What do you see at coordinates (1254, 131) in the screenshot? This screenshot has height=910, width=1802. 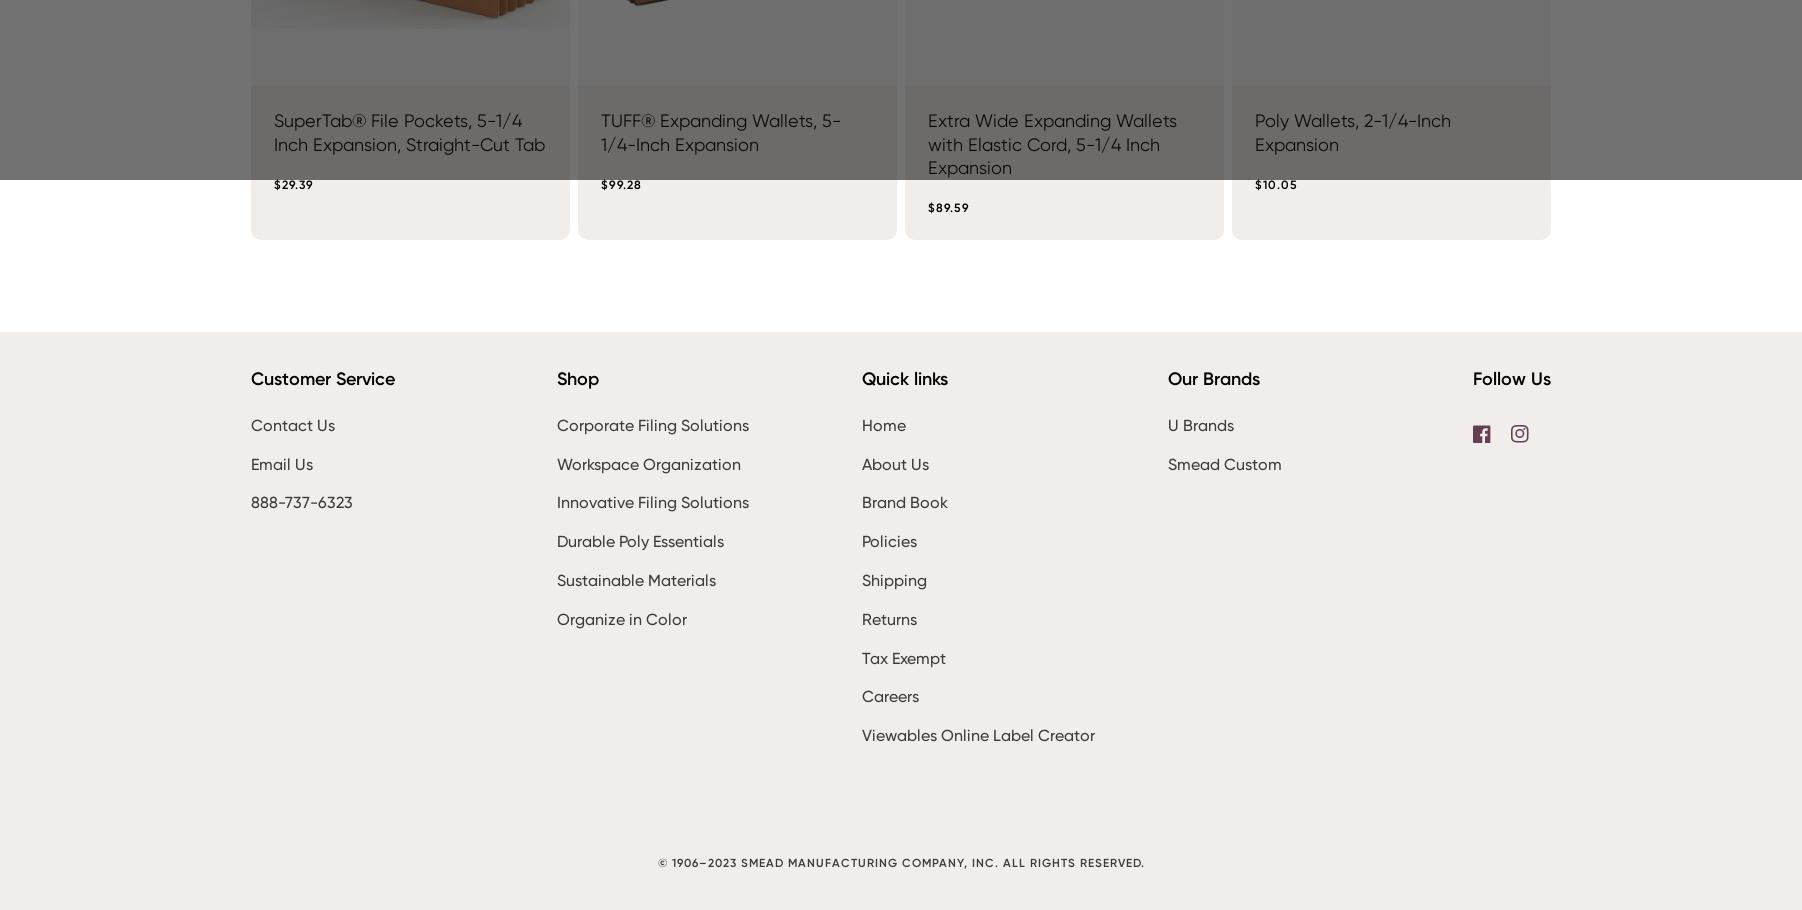 I see `'Poly Wallets, 2-1/4-Inch Expansion'` at bounding box center [1254, 131].